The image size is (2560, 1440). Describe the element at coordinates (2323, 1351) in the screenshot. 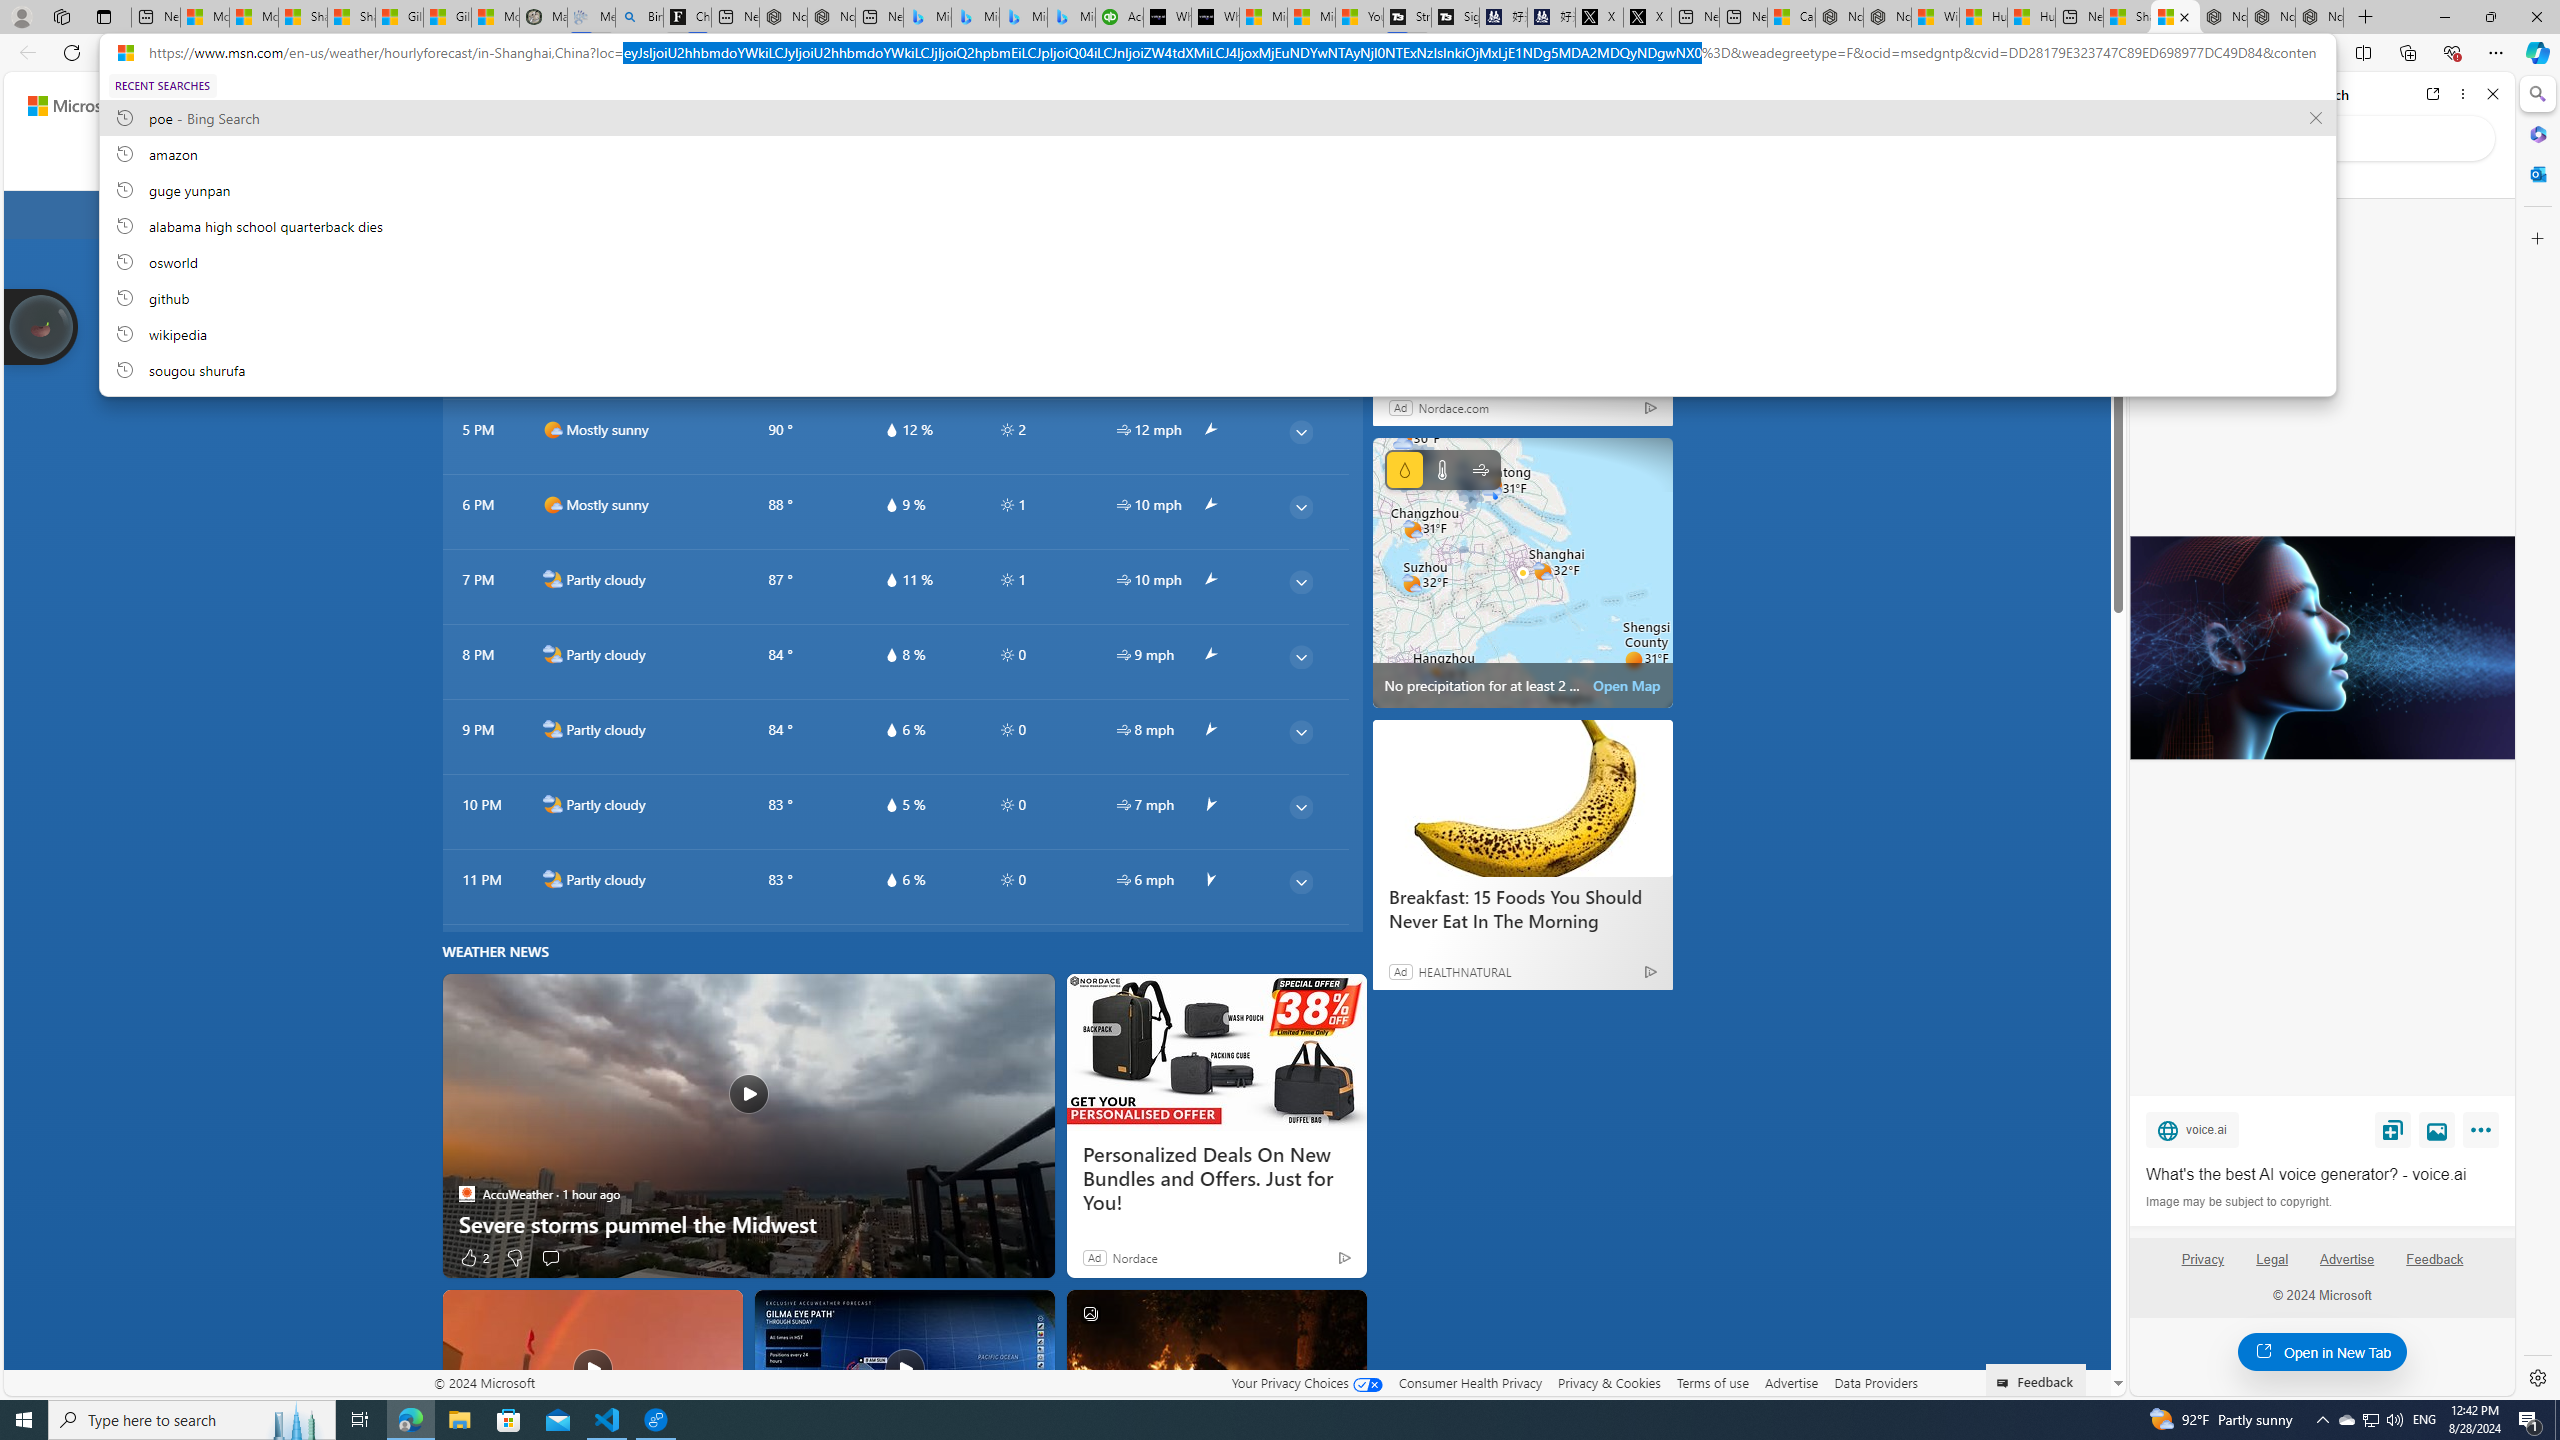

I see `'Open in New Tab'` at that location.